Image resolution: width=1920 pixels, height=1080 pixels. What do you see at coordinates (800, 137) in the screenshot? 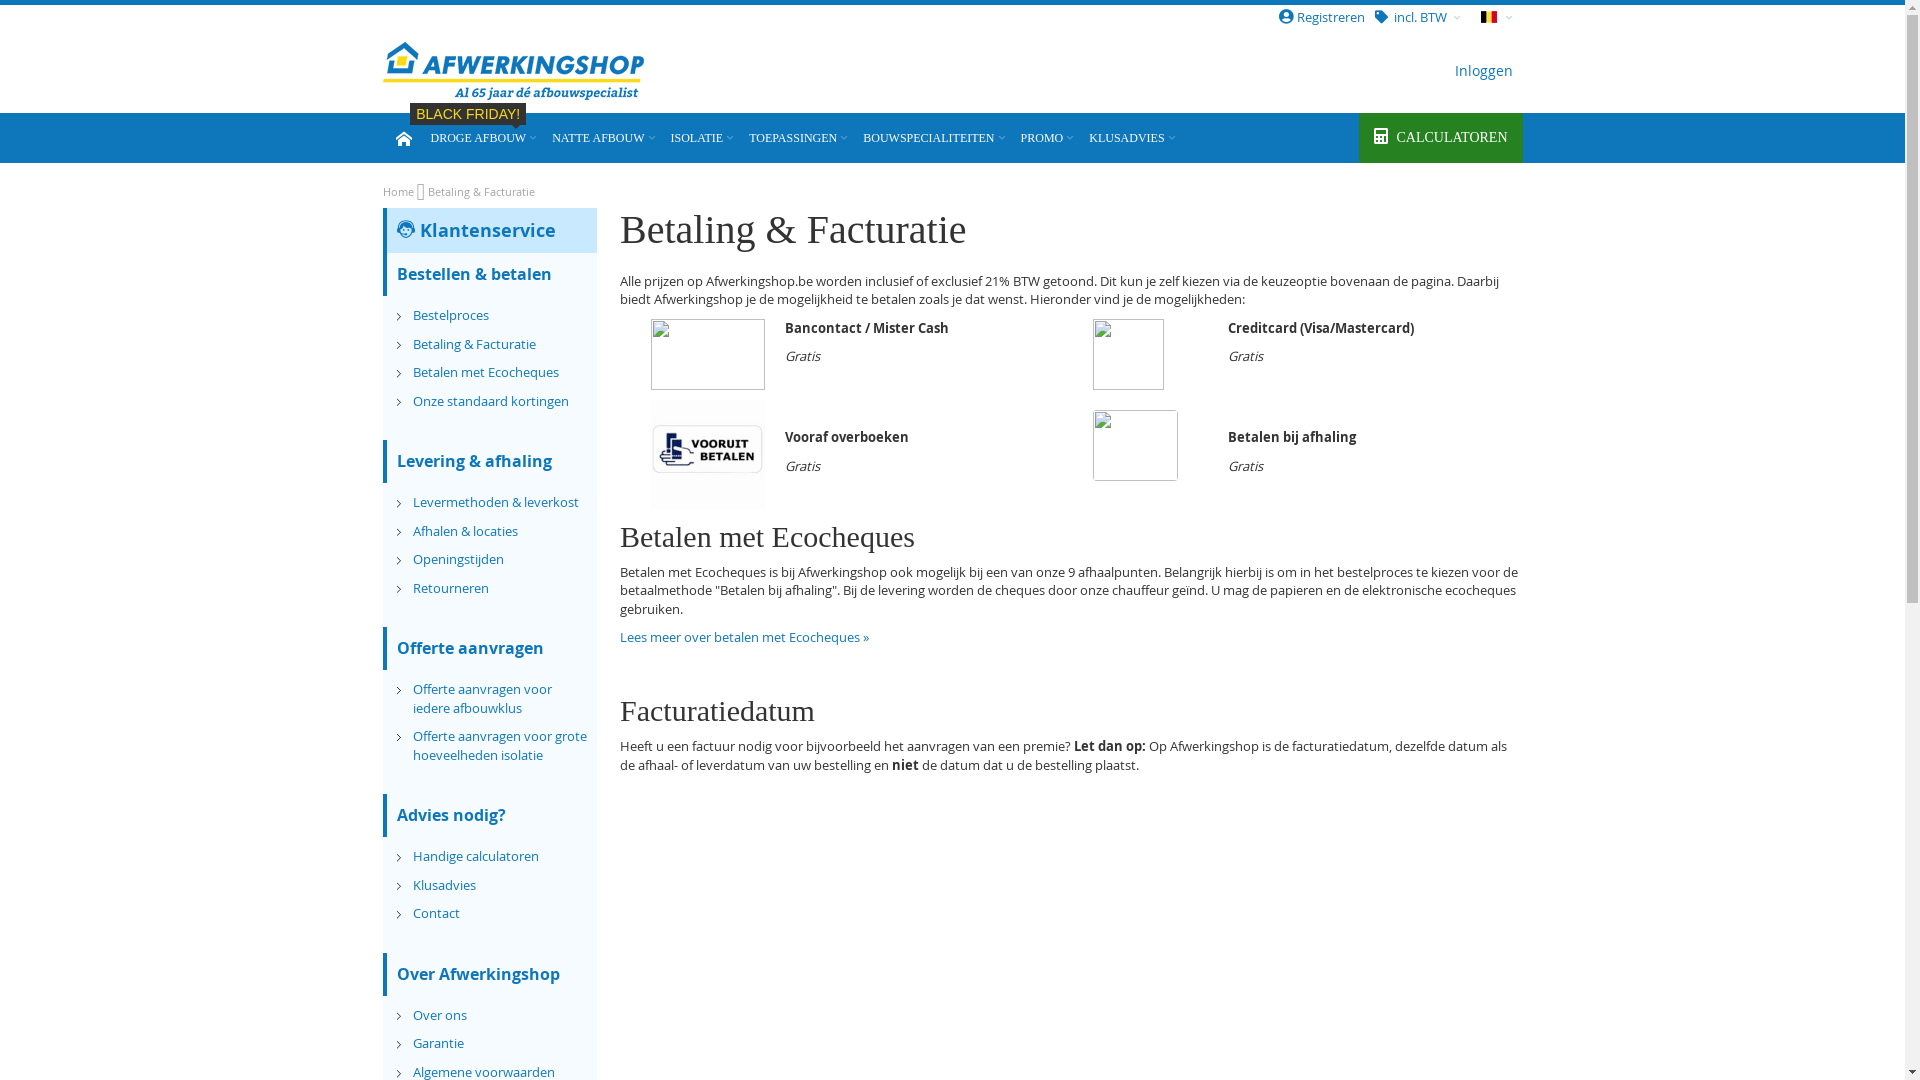
I see `'TOEPASSINGEN'` at bounding box center [800, 137].